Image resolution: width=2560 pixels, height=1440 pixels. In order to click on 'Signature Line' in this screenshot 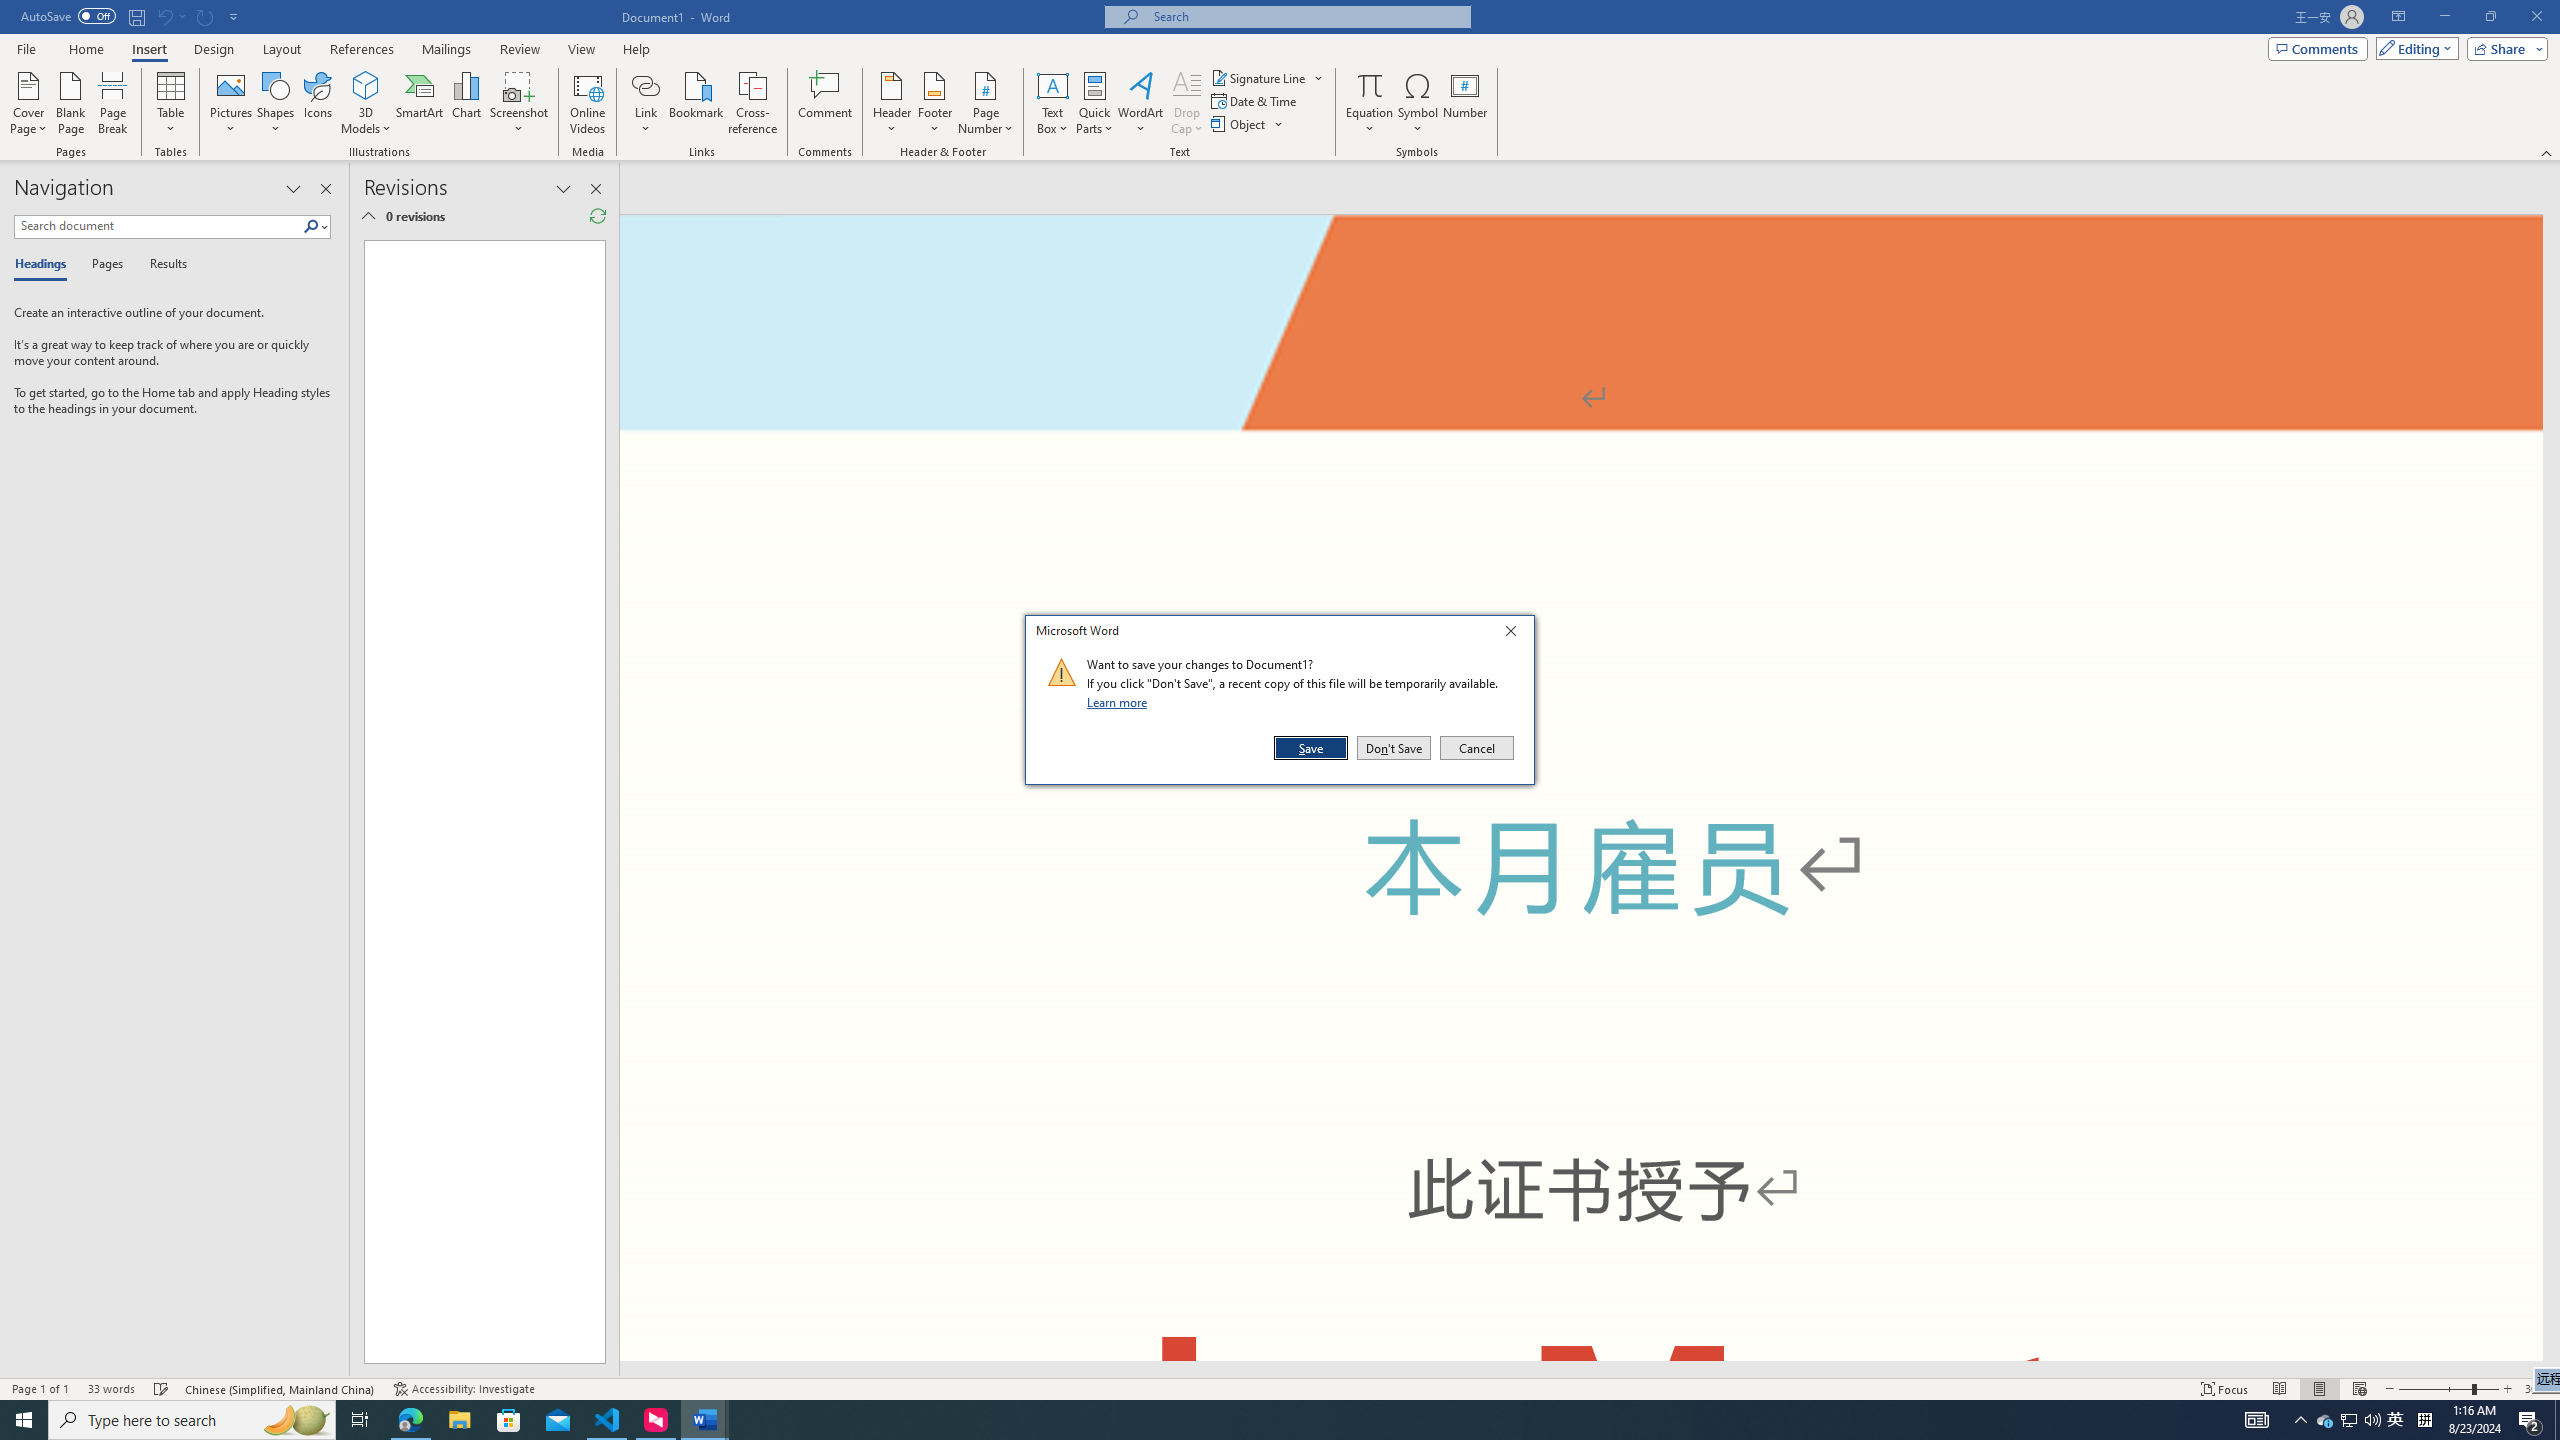, I will do `click(1259, 77)`.